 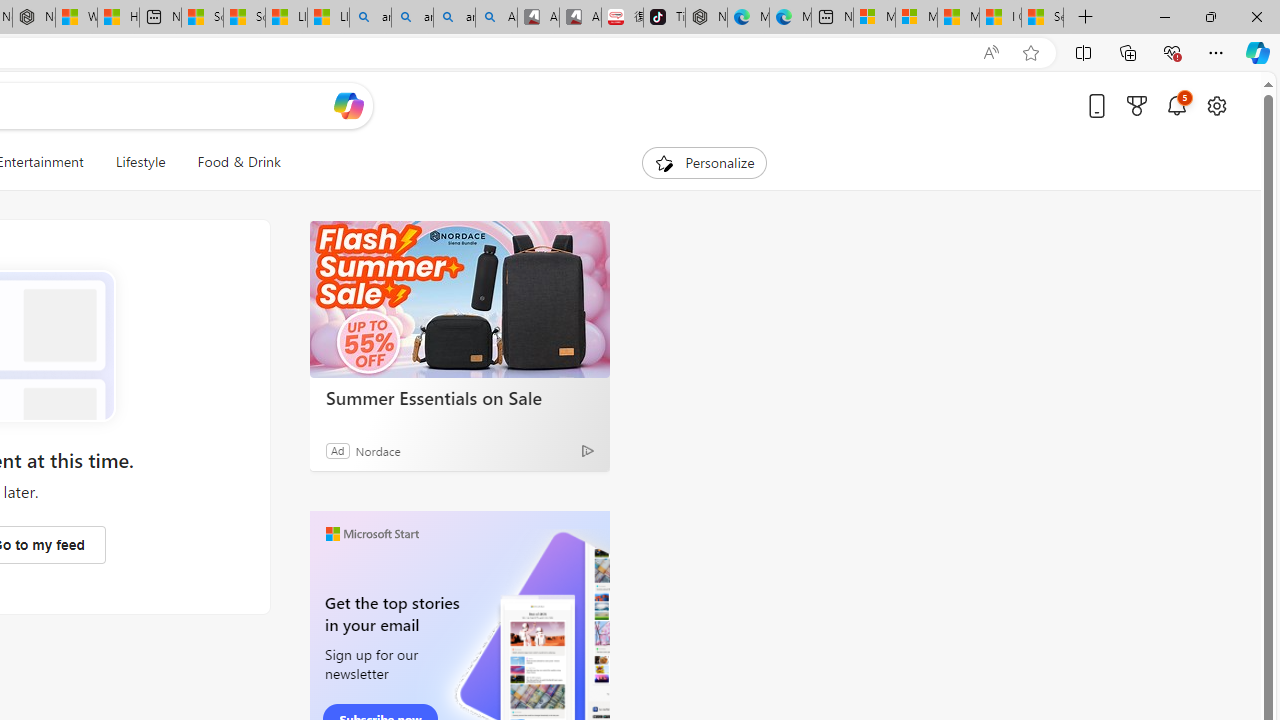 What do you see at coordinates (453, 17) in the screenshot?
I see `'amazon - Search Images'` at bounding box center [453, 17].